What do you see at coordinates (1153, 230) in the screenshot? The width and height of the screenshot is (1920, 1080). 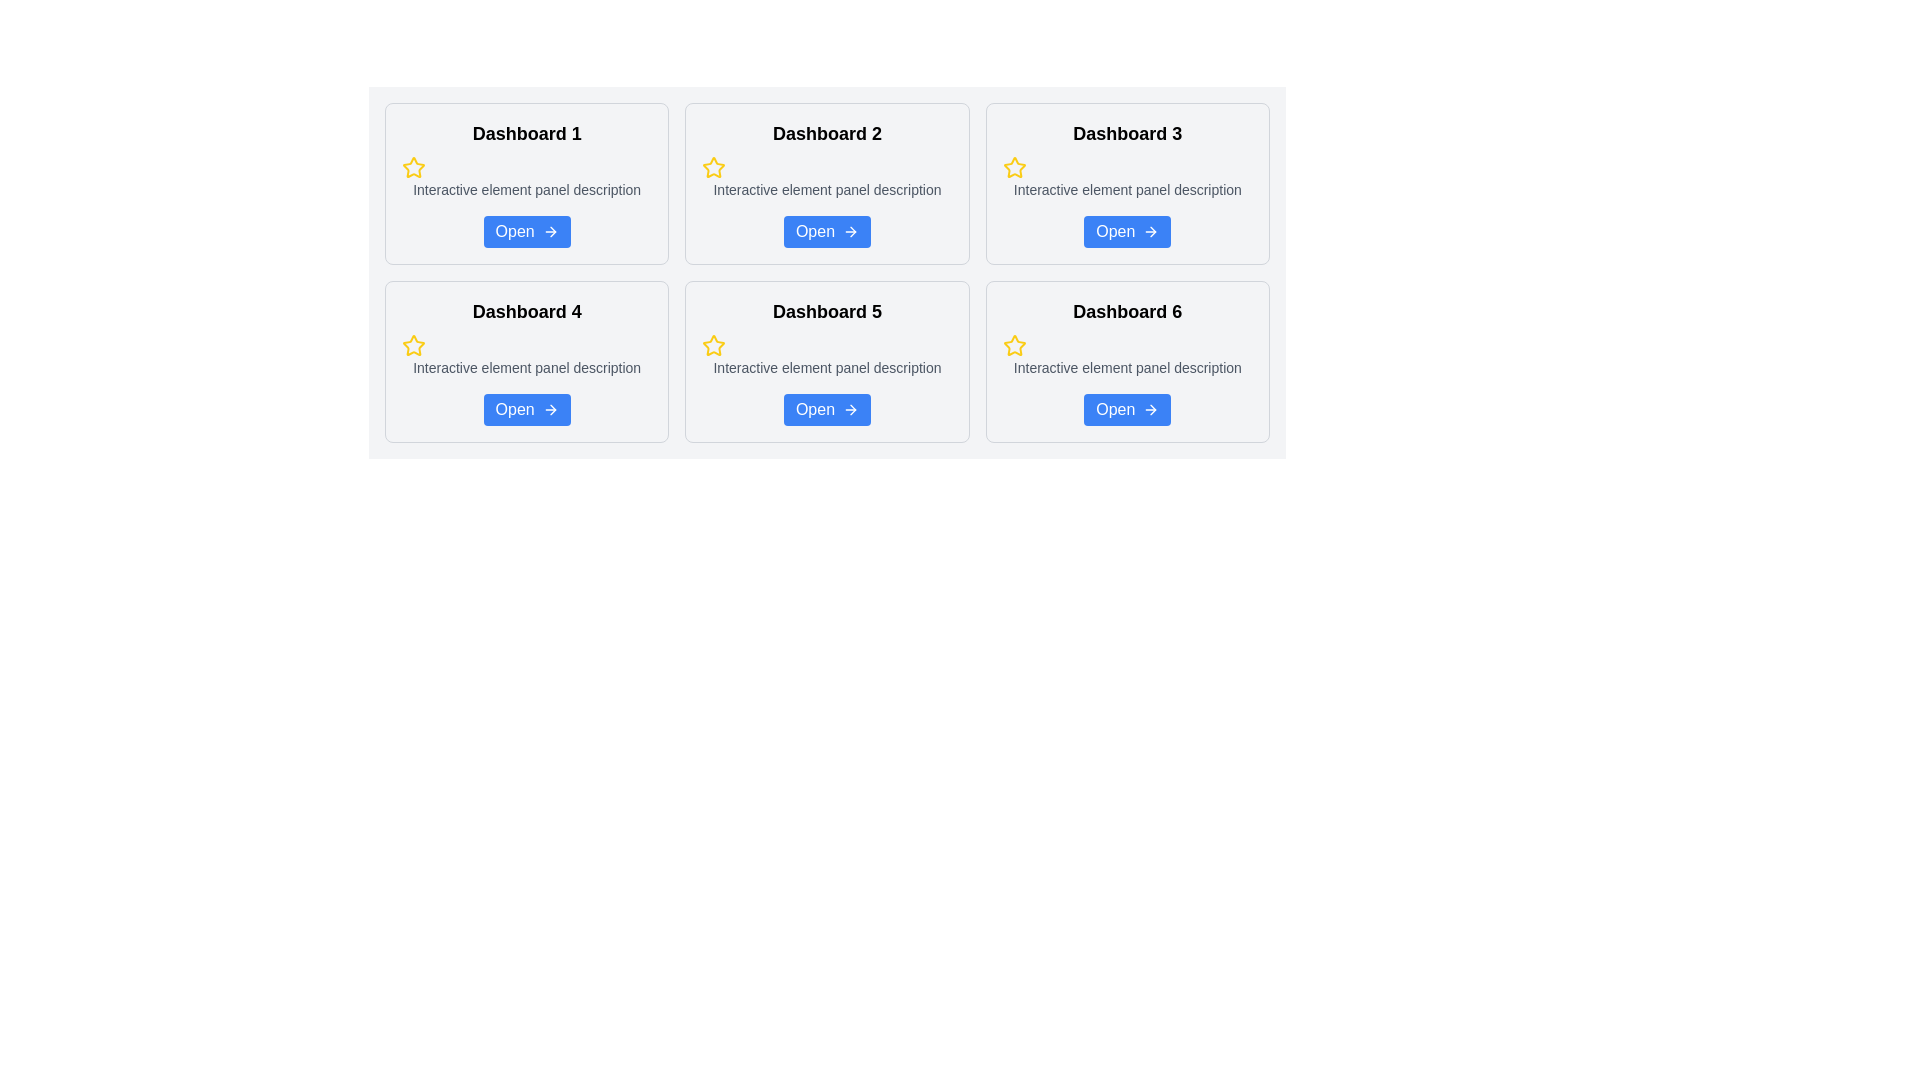 I see `the right-pointing arrow icon within the 'Open' button located in the 'Dashboard 3' card` at bounding box center [1153, 230].